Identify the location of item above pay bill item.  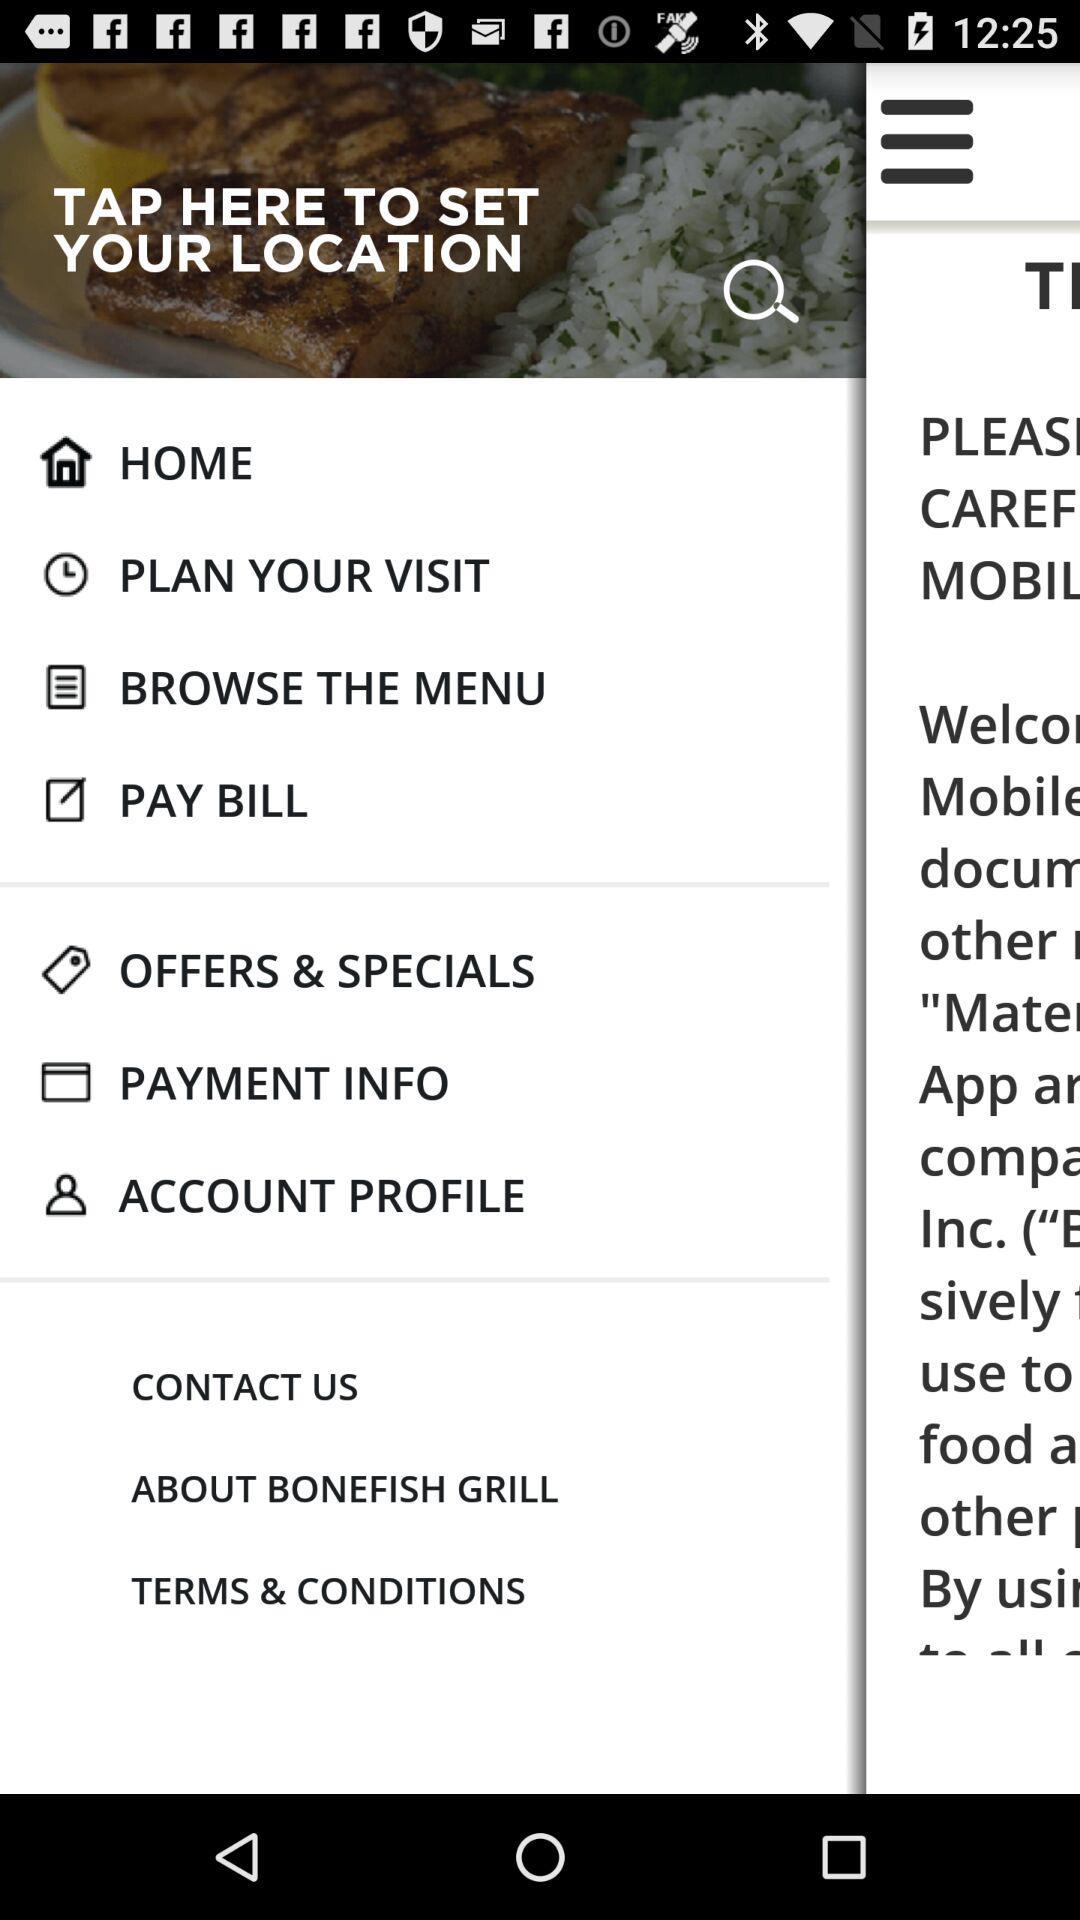
(331, 686).